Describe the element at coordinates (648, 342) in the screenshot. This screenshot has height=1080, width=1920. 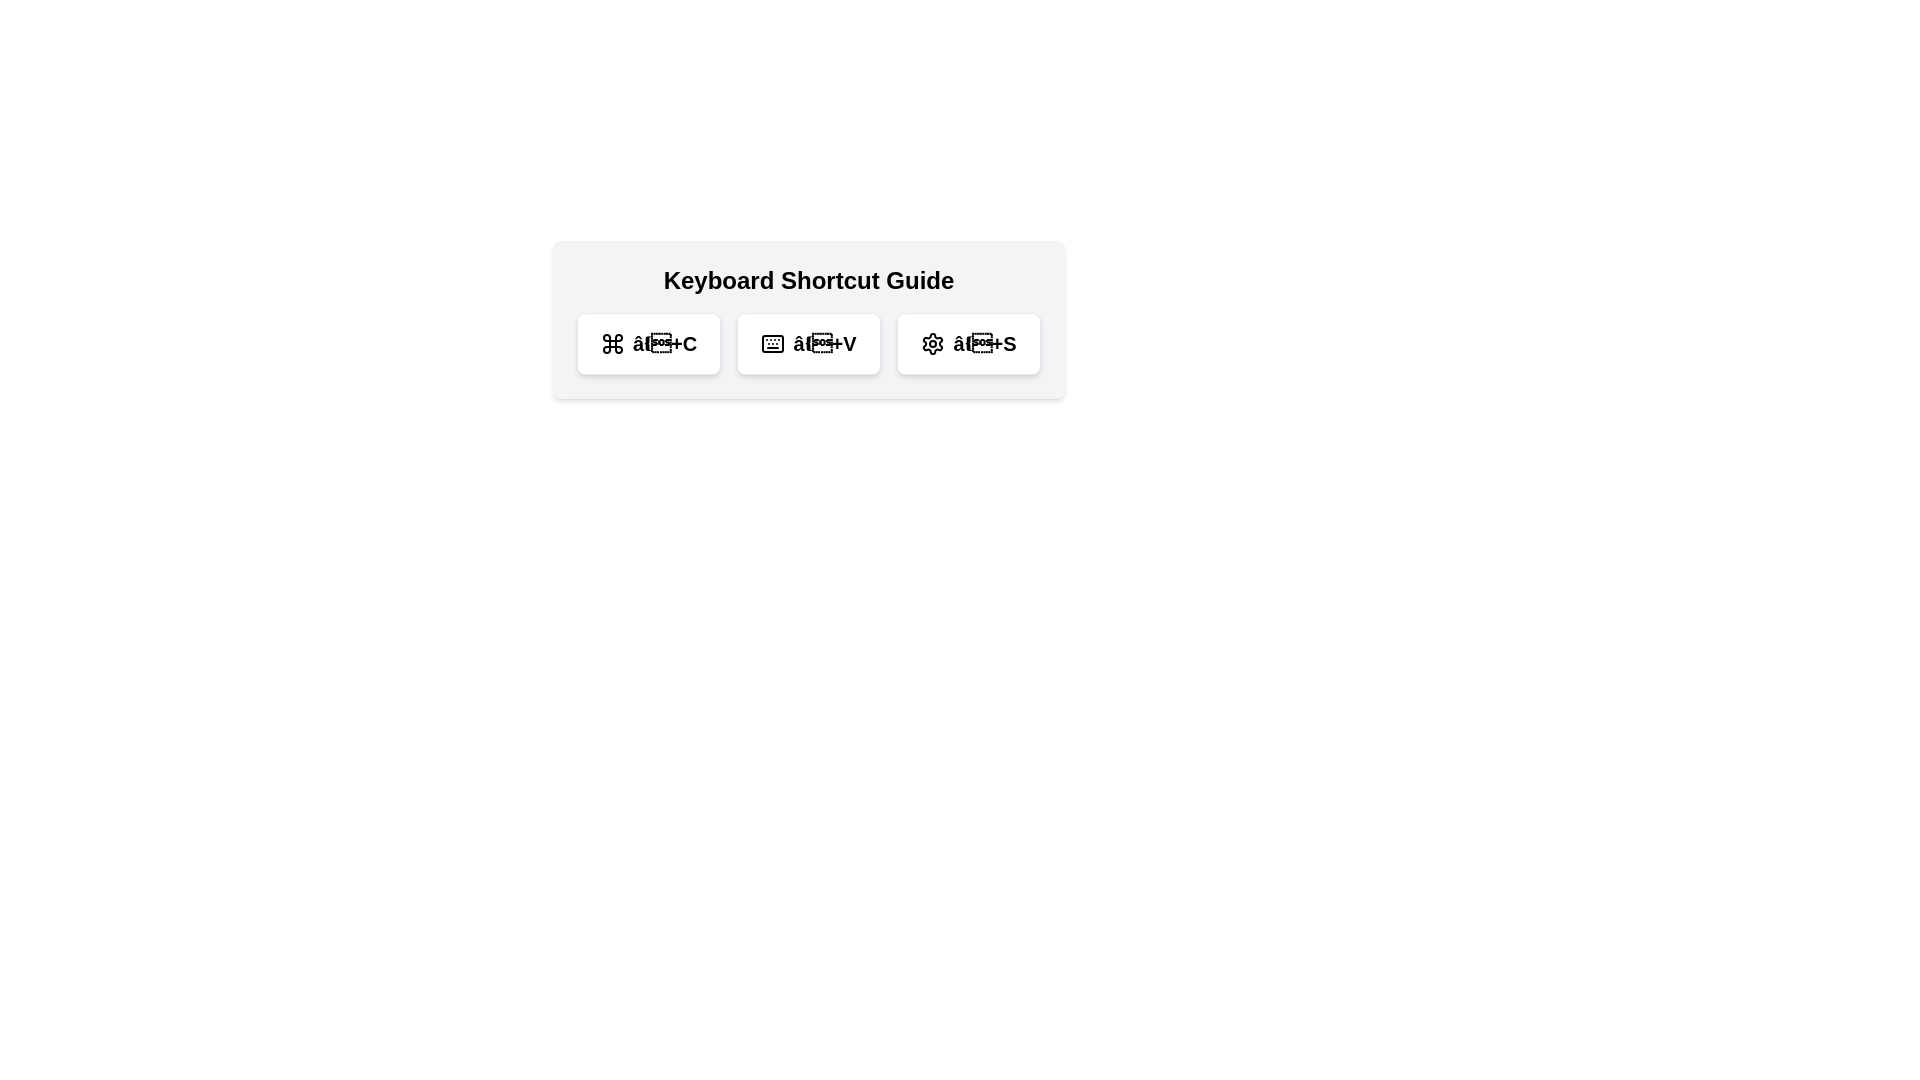
I see `the rounded rectangle button with a white background and the text '⌘+C' to interact` at that location.